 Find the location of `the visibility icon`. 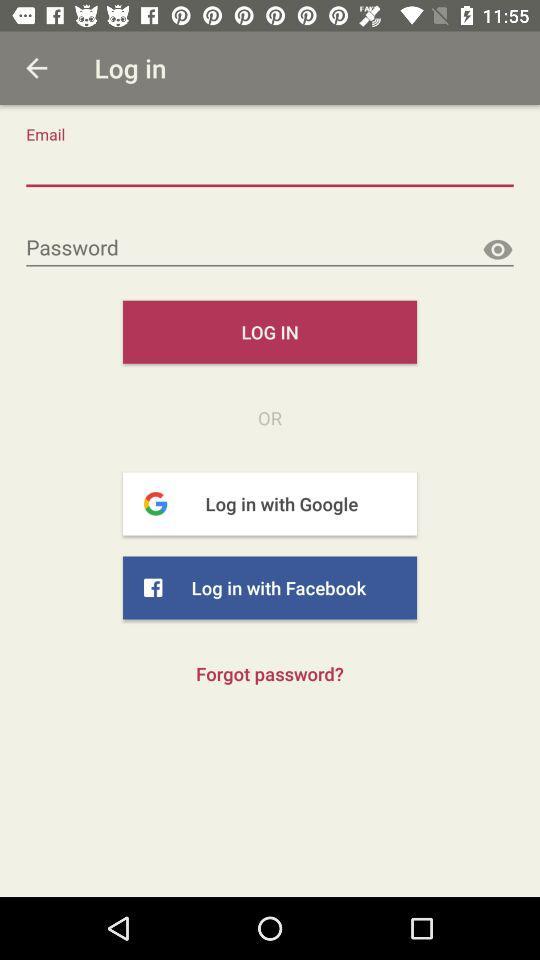

the visibility icon is located at coordinates (496, 249).